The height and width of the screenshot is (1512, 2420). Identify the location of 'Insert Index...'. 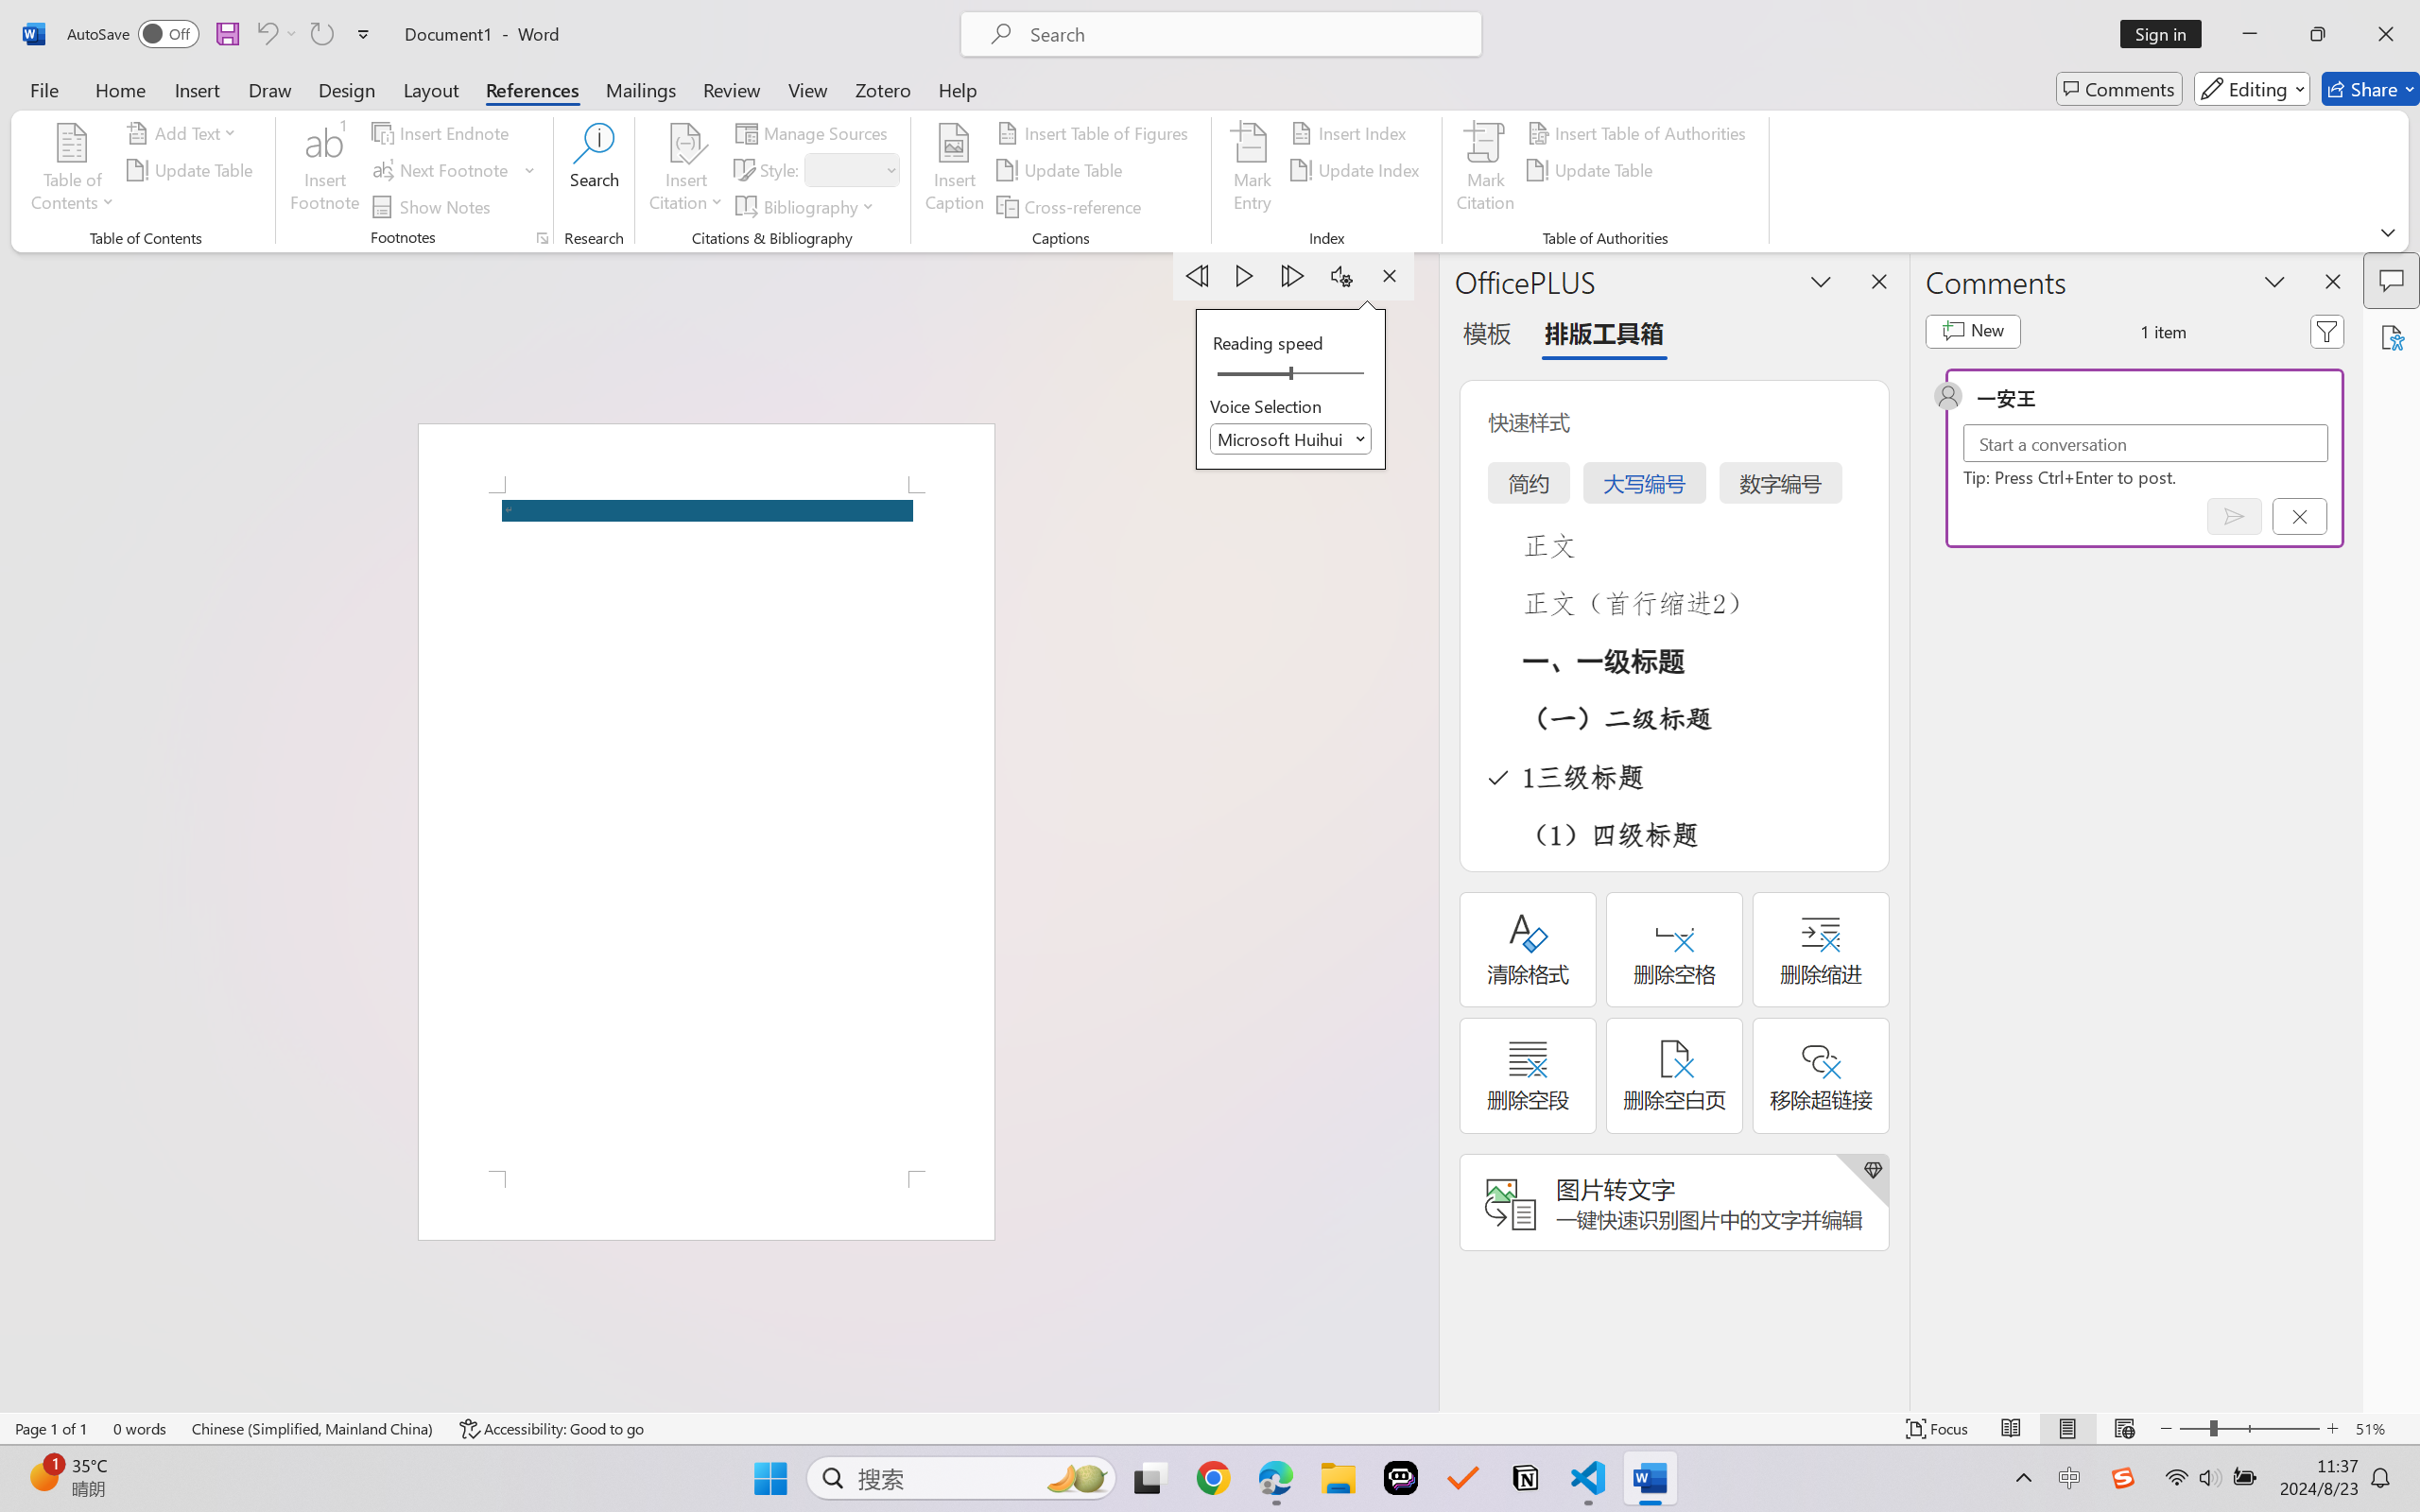
(1350, 131).